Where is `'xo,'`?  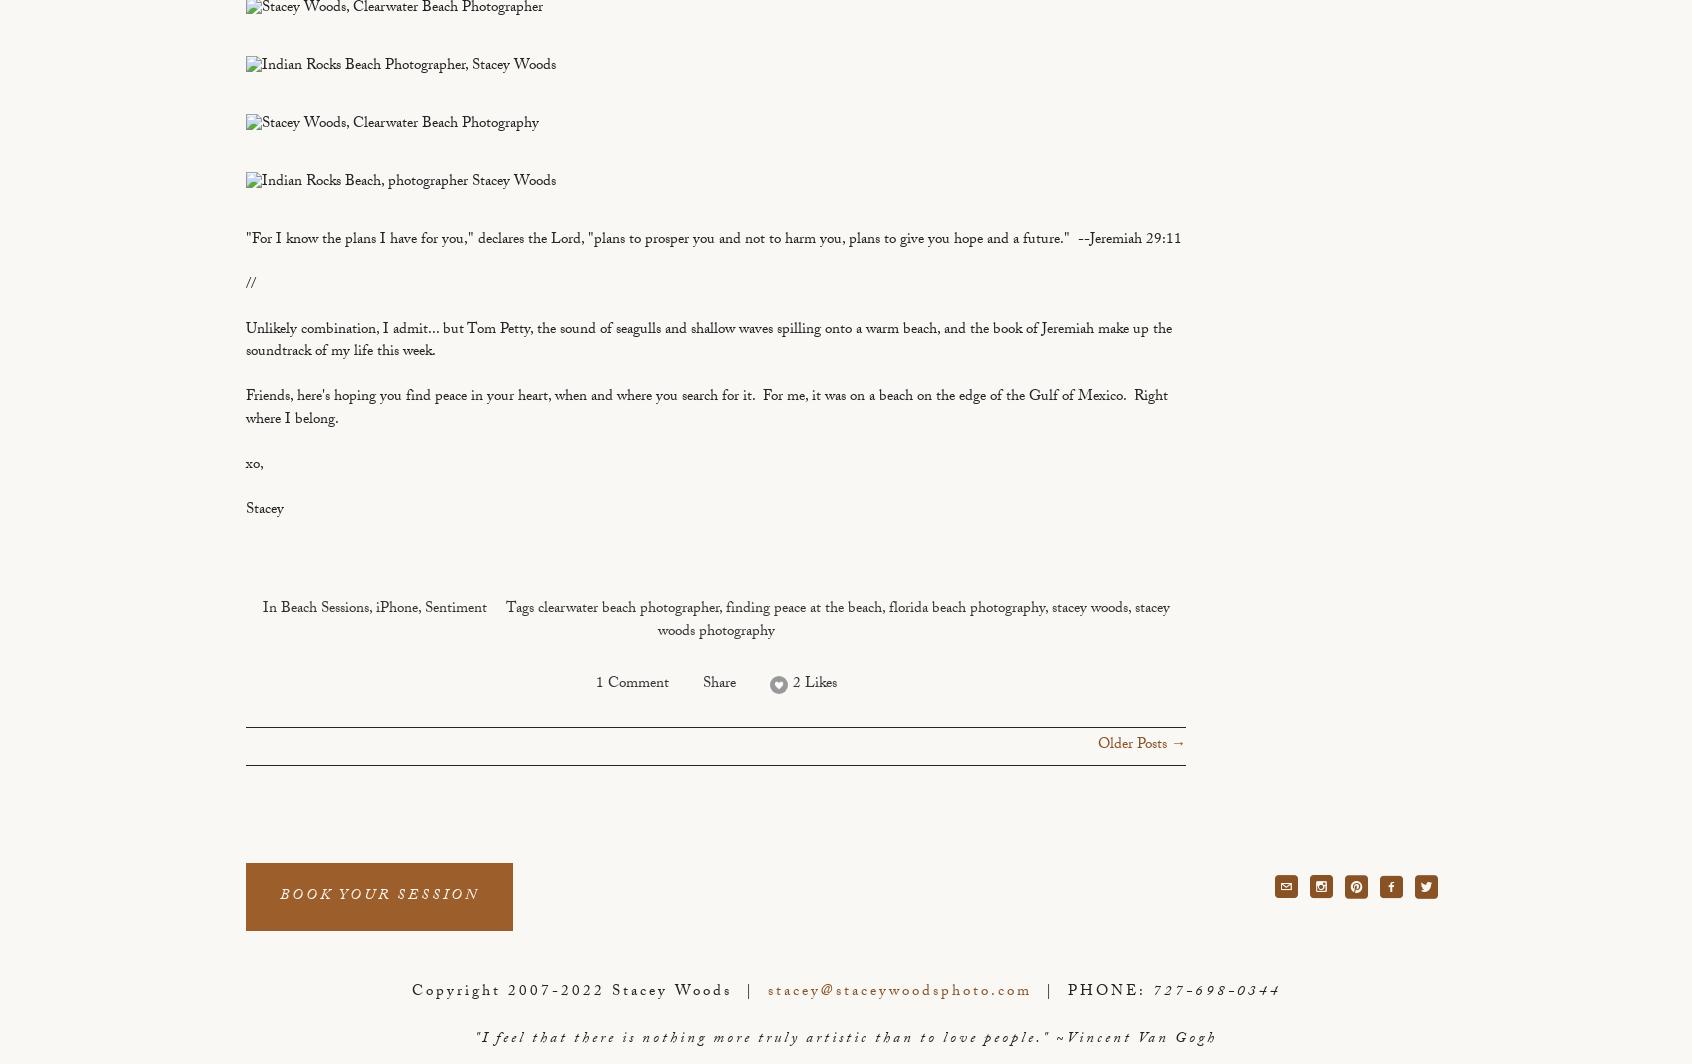 'xo,' is located at coordinates (254, 464).